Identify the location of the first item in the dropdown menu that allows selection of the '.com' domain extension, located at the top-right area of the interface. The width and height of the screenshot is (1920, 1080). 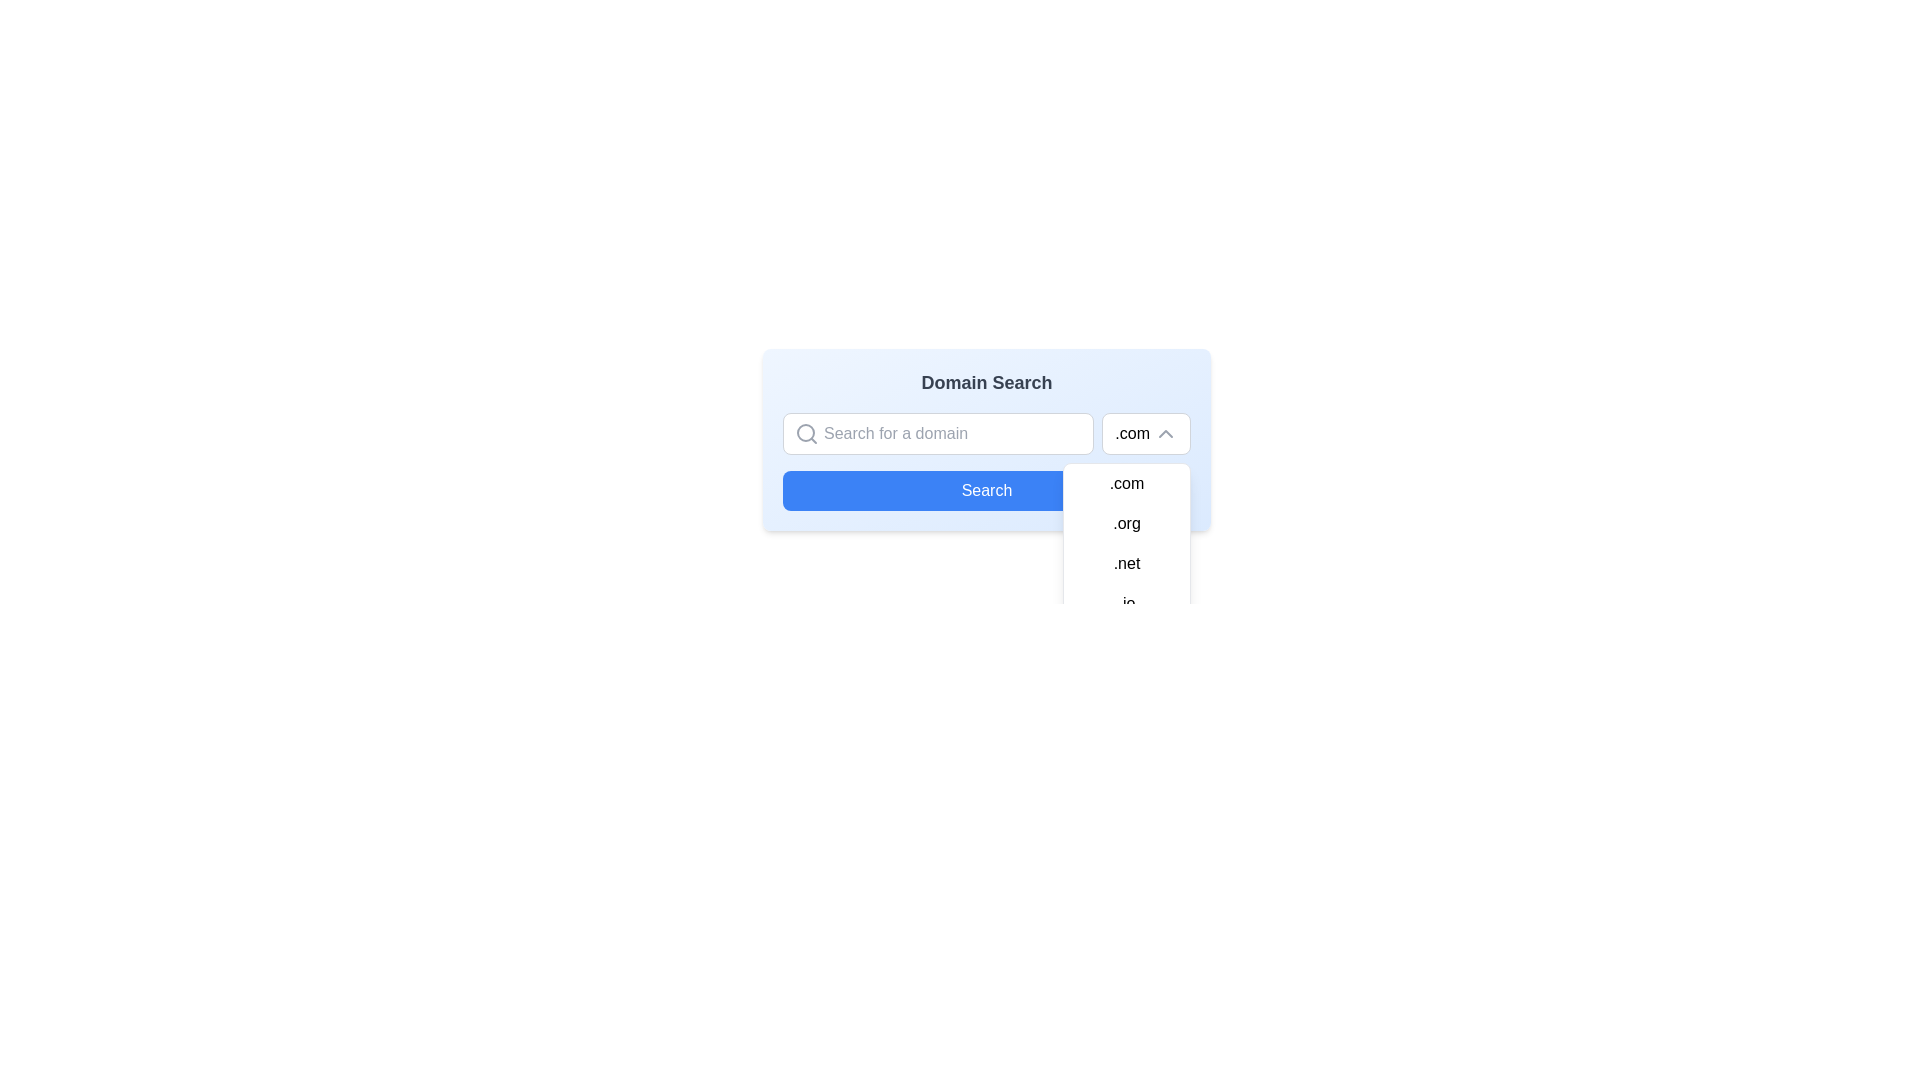
(1127, 483).